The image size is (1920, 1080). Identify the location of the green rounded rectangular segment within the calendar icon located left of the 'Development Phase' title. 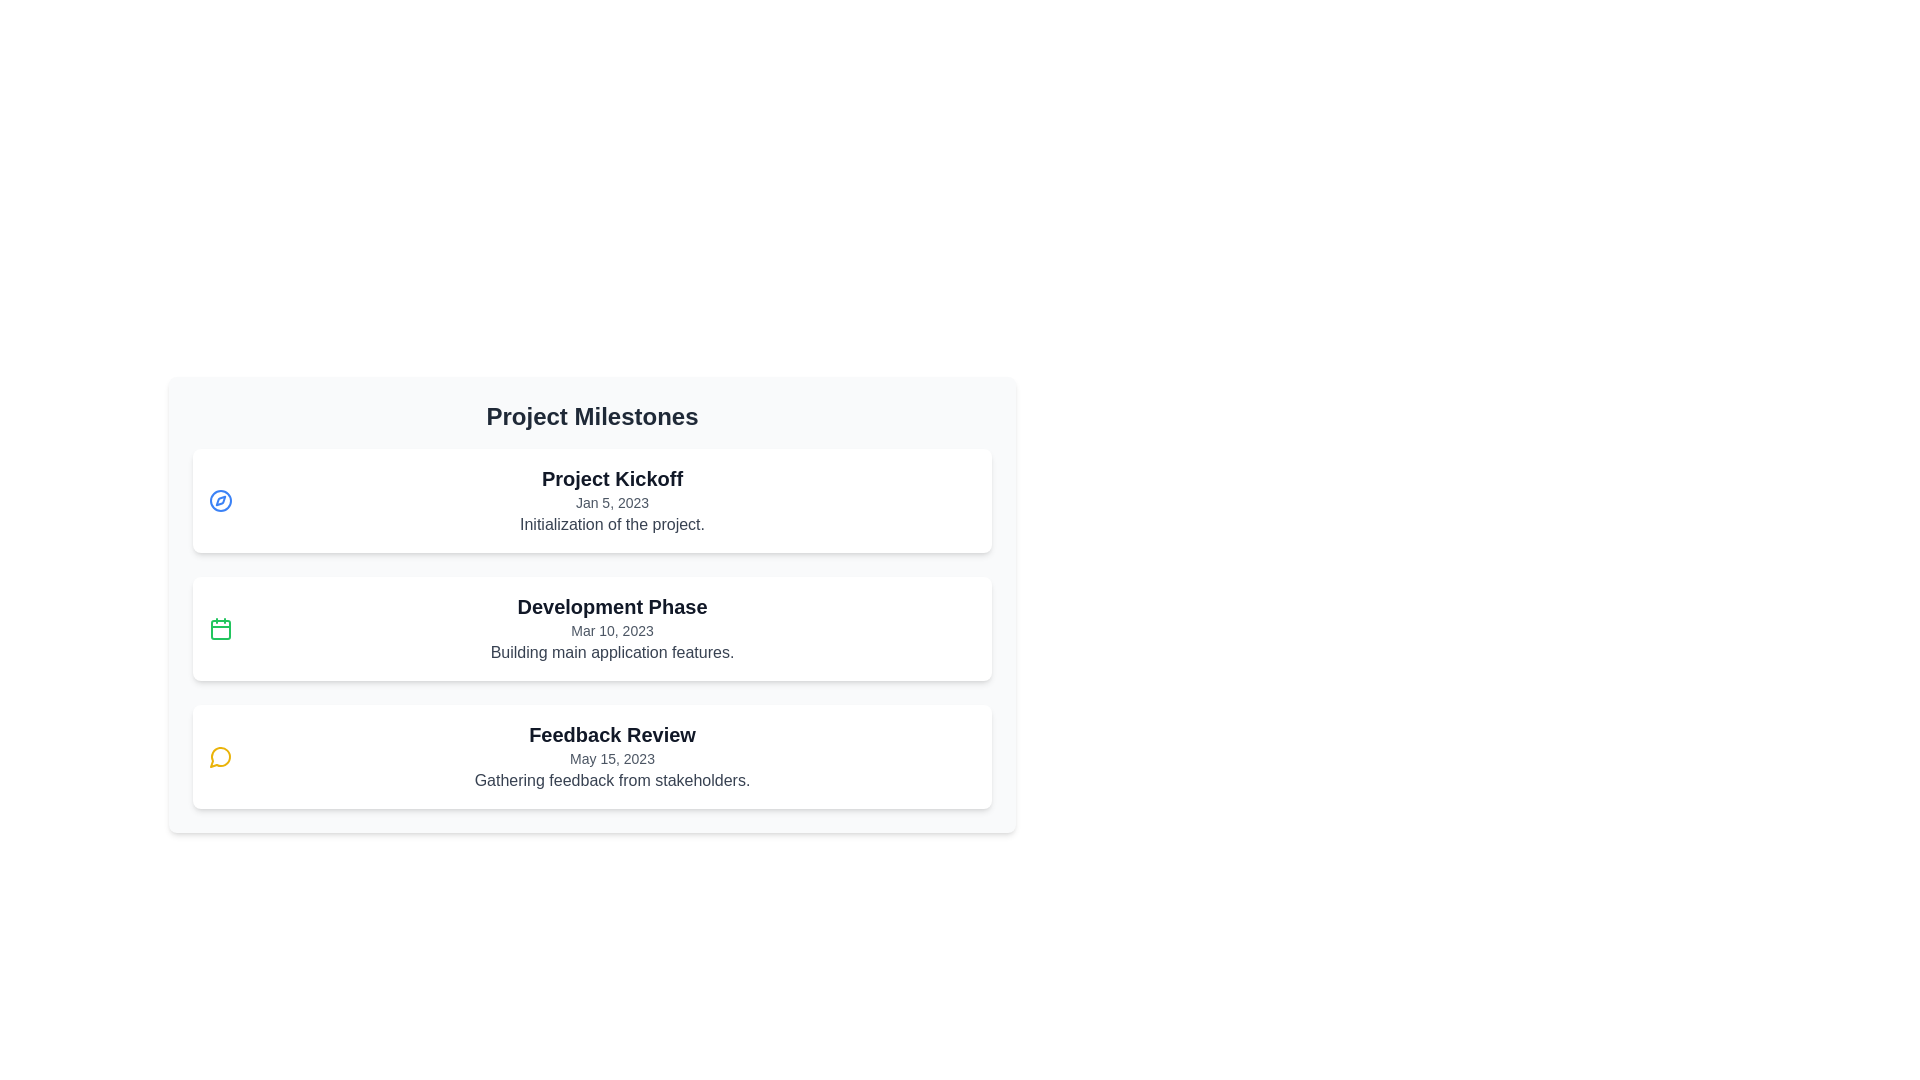
(220, 628).